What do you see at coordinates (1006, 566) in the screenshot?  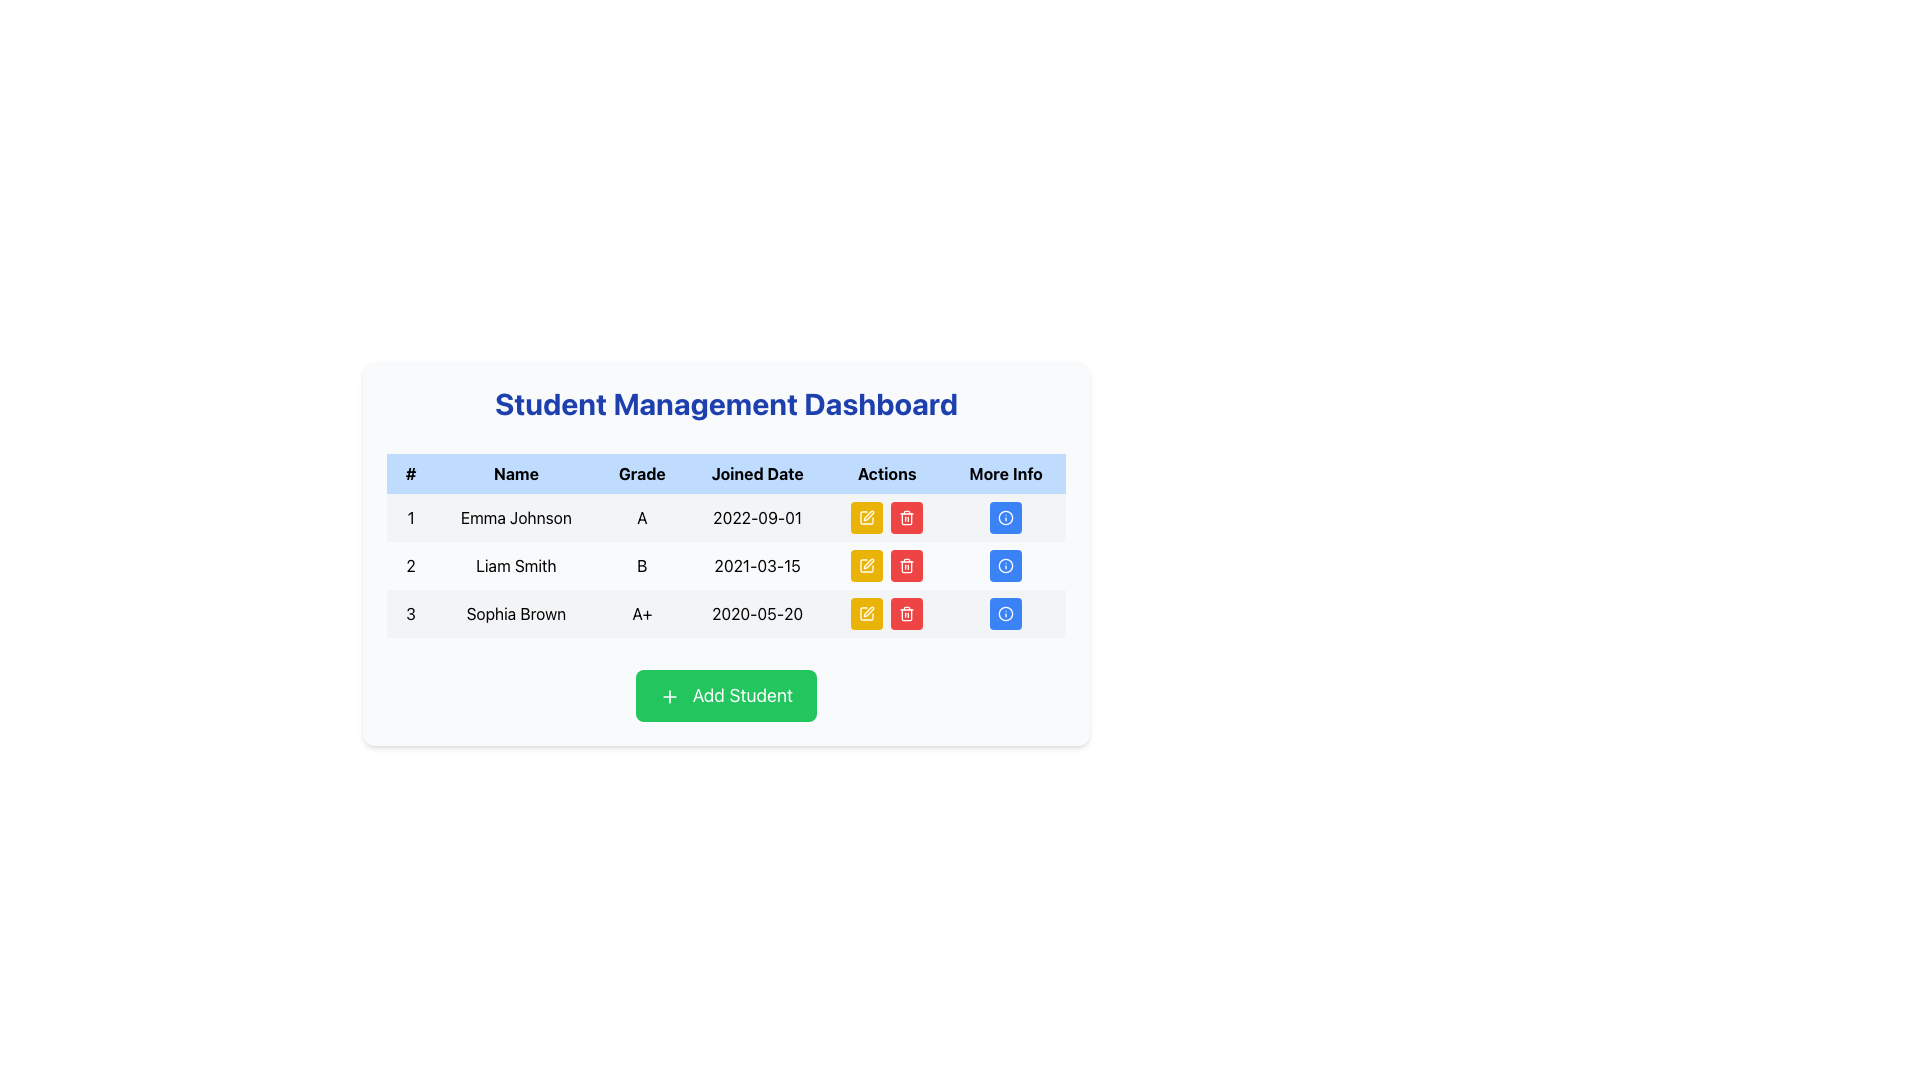 I see `the 'More Info' button for student 'Liam Smith'` at bounding box center [1006, 566].